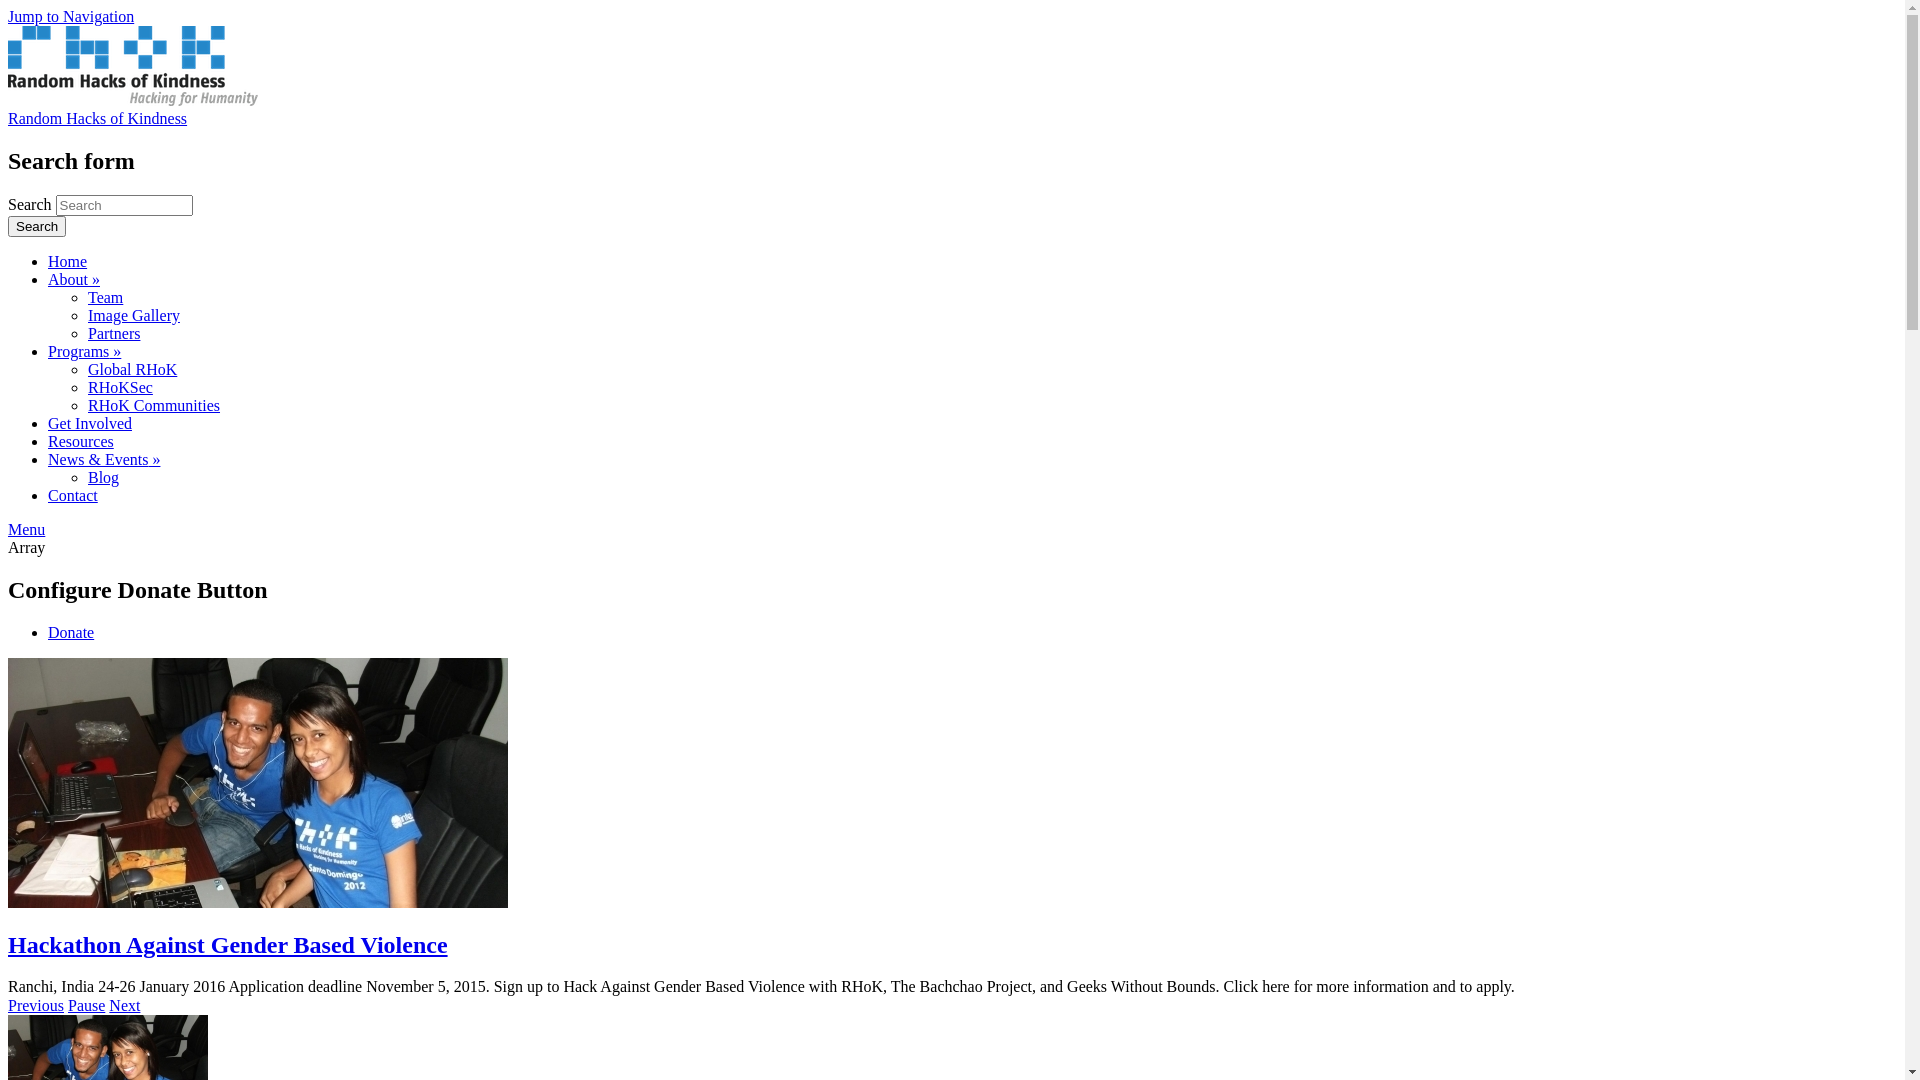  I want to click on 'Enter the terms you wish to search for.', so click(123, 205).